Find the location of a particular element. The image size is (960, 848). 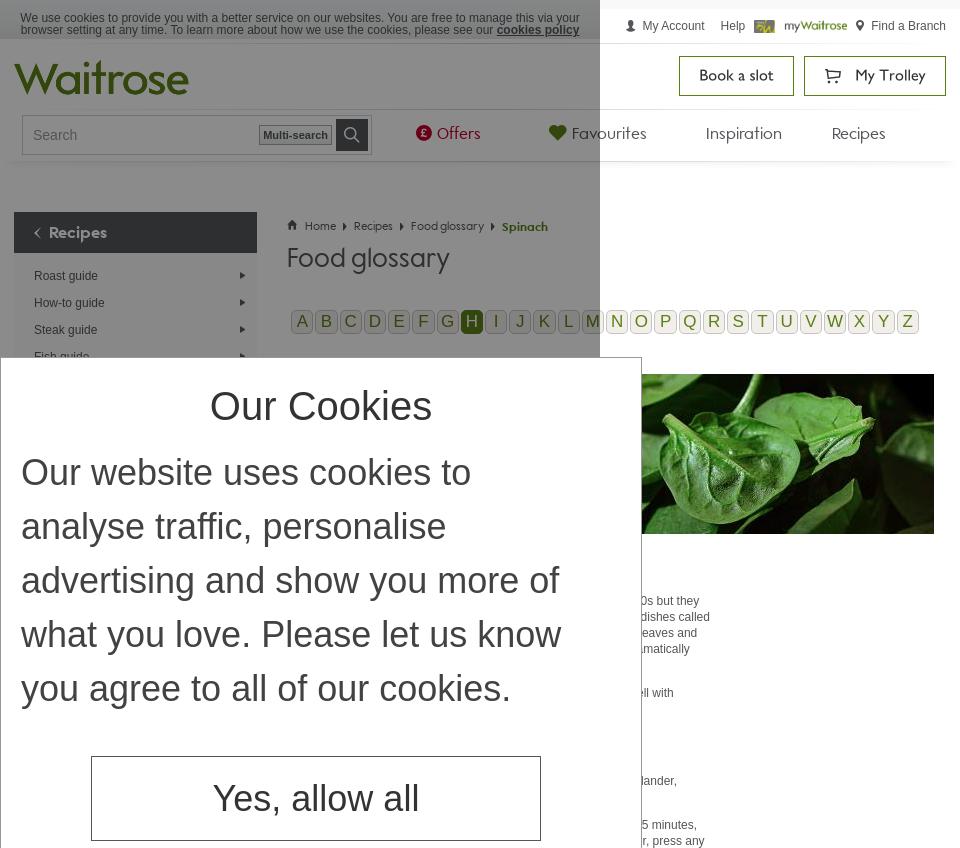

'Egg cooking guide' is located at coordinates (83, 383).